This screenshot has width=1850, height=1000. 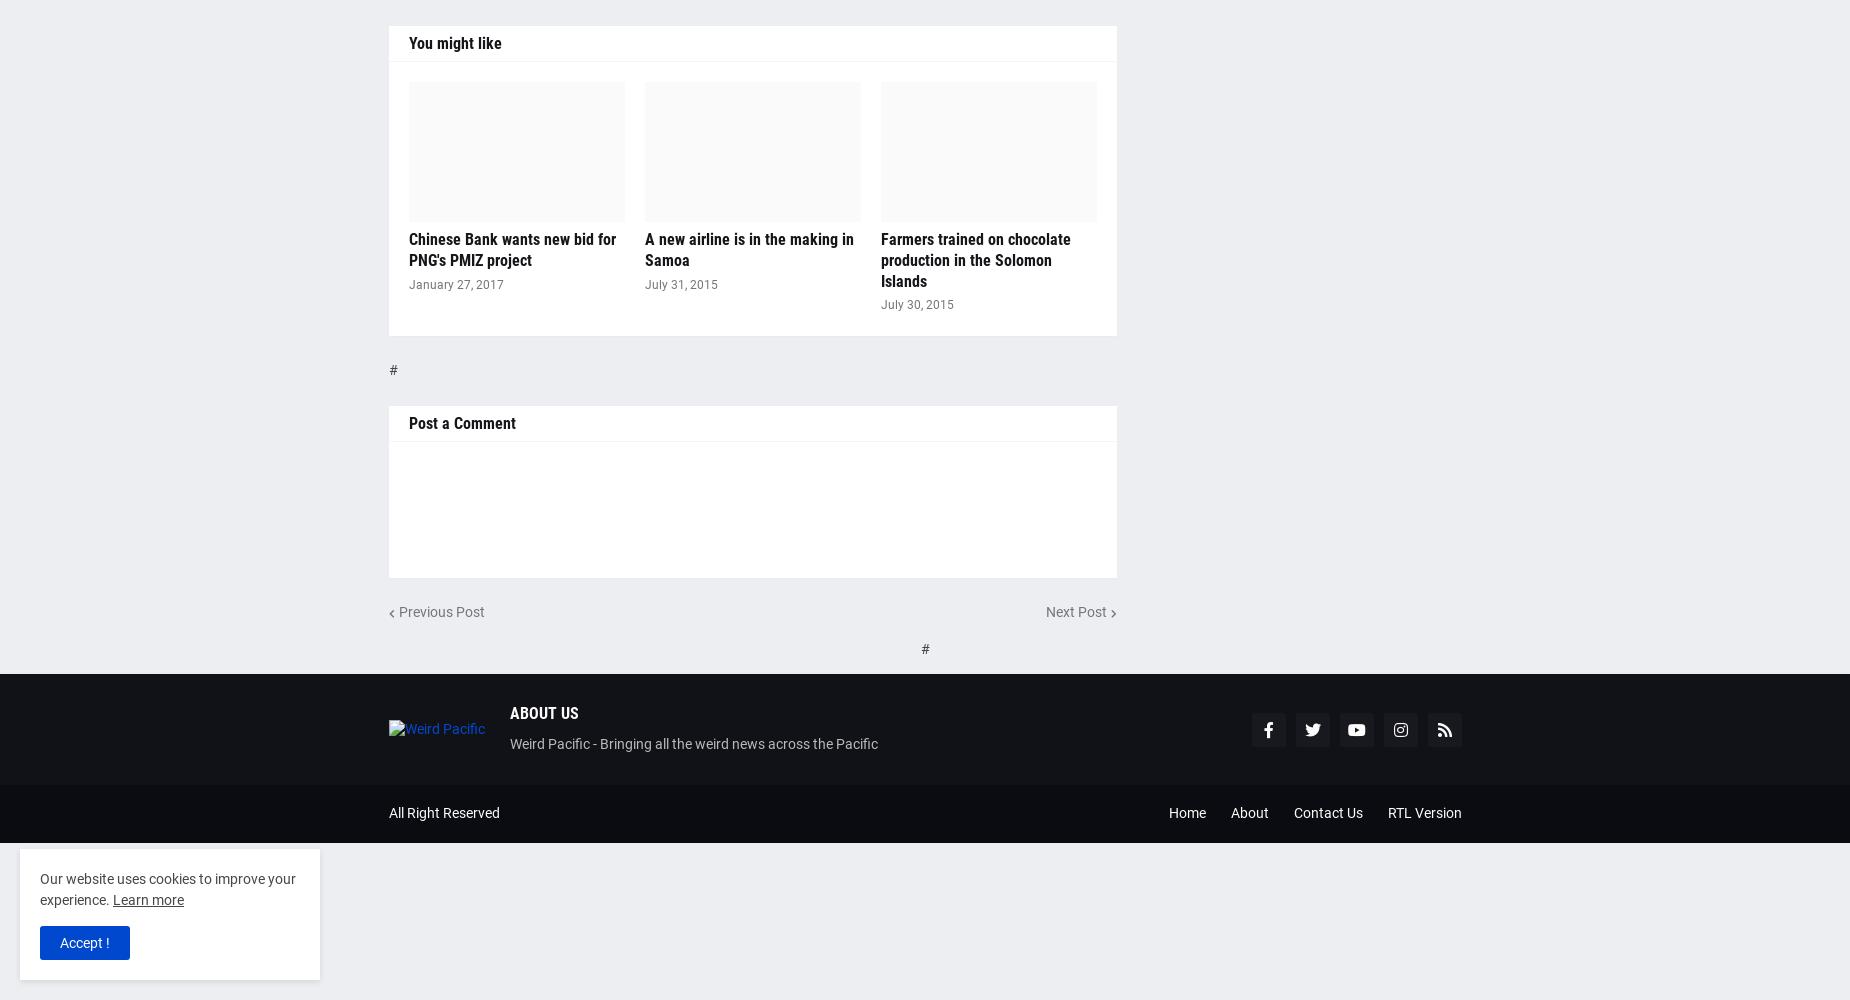 I want to click on 'You might like', so click(x=453, y=42).